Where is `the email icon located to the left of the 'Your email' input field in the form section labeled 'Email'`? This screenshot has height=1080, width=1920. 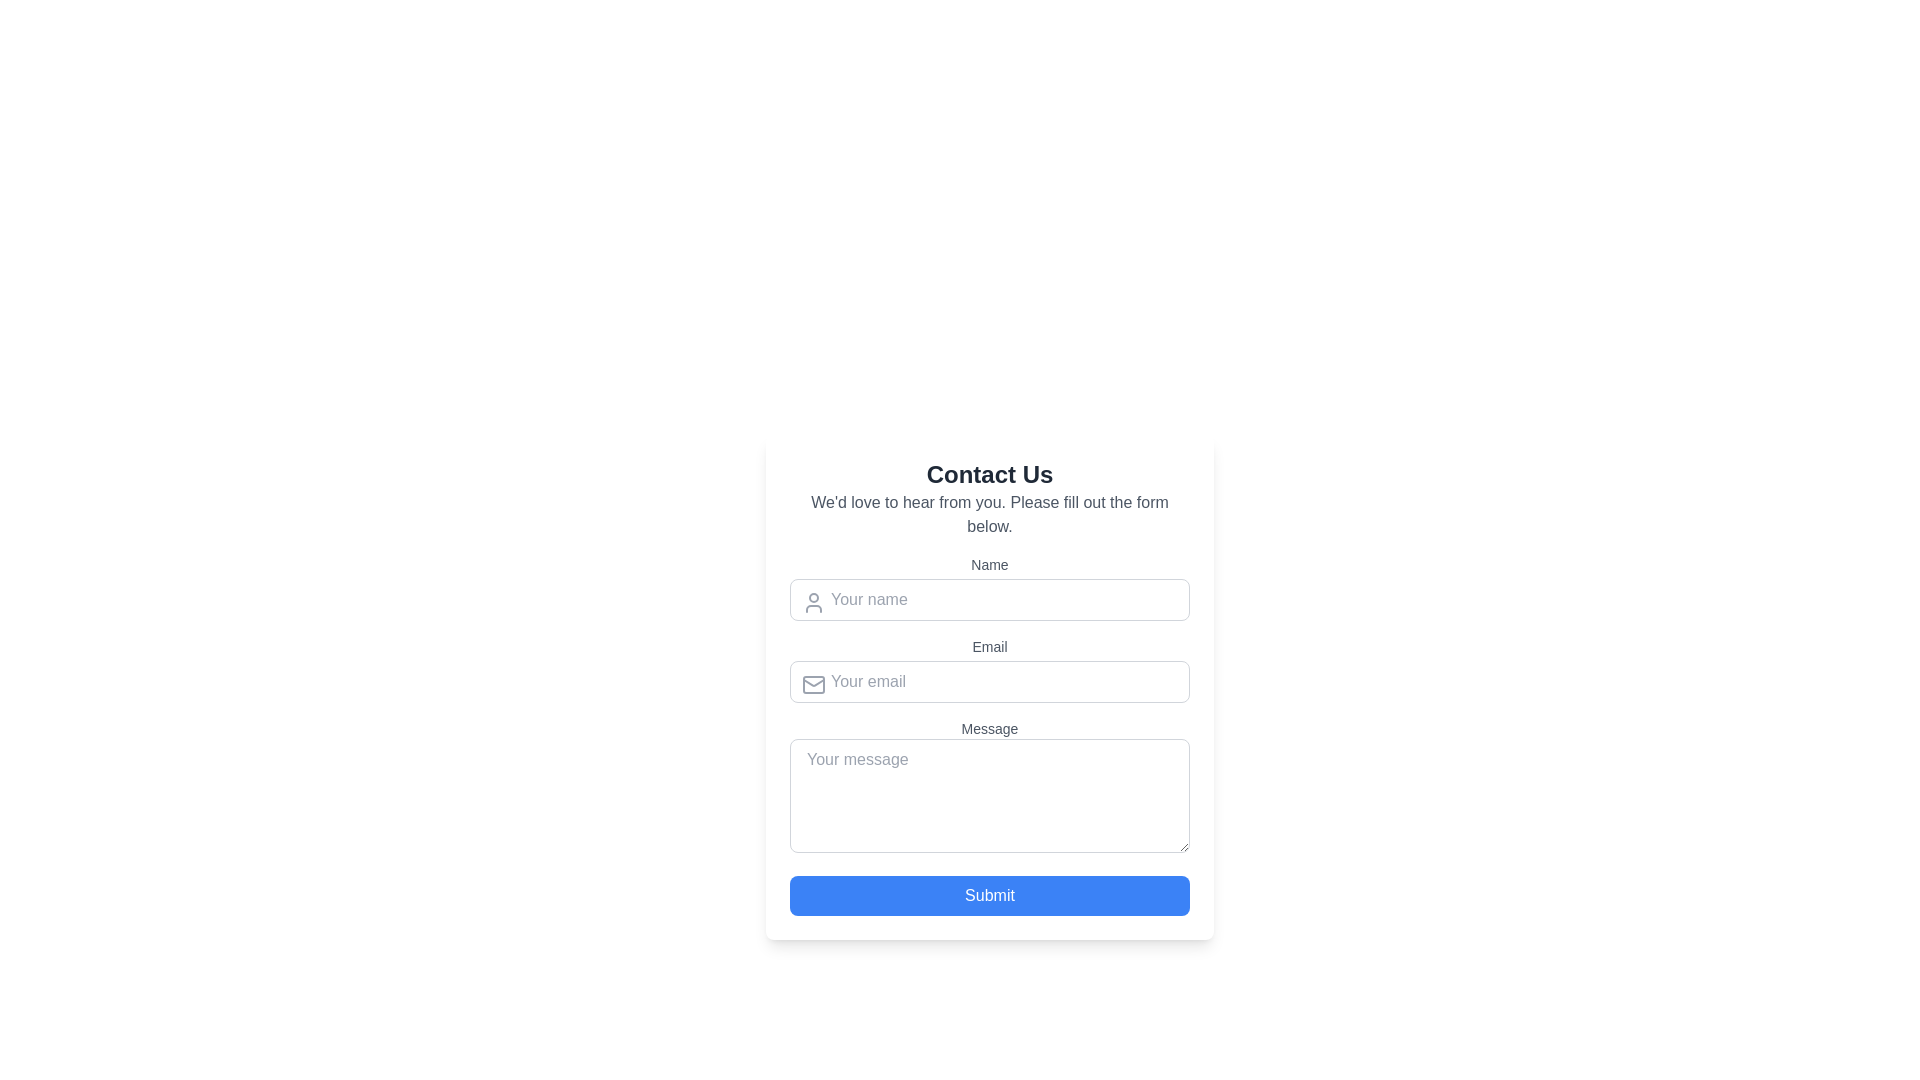 the email icon located to the left of the 'Your email' input field in the form section labeled 'Email' is located at coordinates (814, 684).